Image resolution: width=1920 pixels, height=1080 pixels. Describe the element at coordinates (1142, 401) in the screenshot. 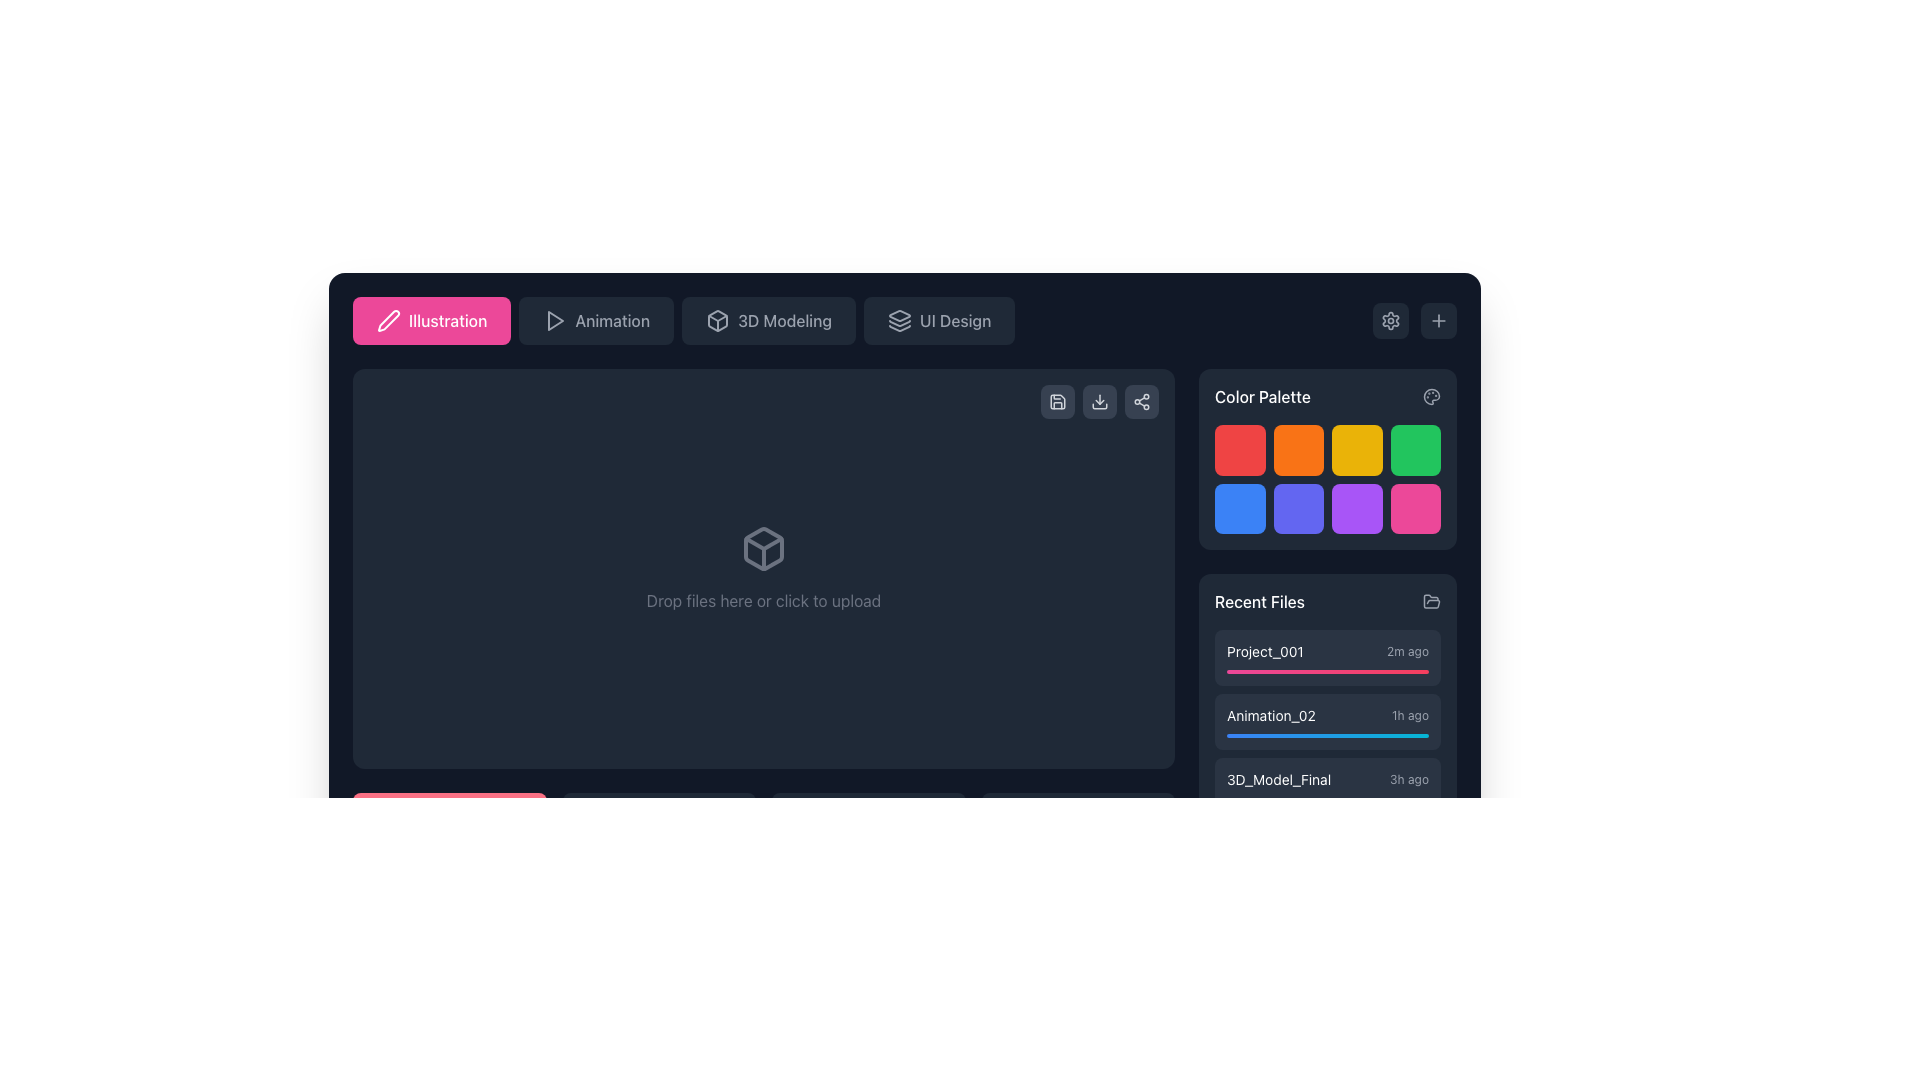

I see `the 'Share' action icon in the top-right corner of the interface` at that location.